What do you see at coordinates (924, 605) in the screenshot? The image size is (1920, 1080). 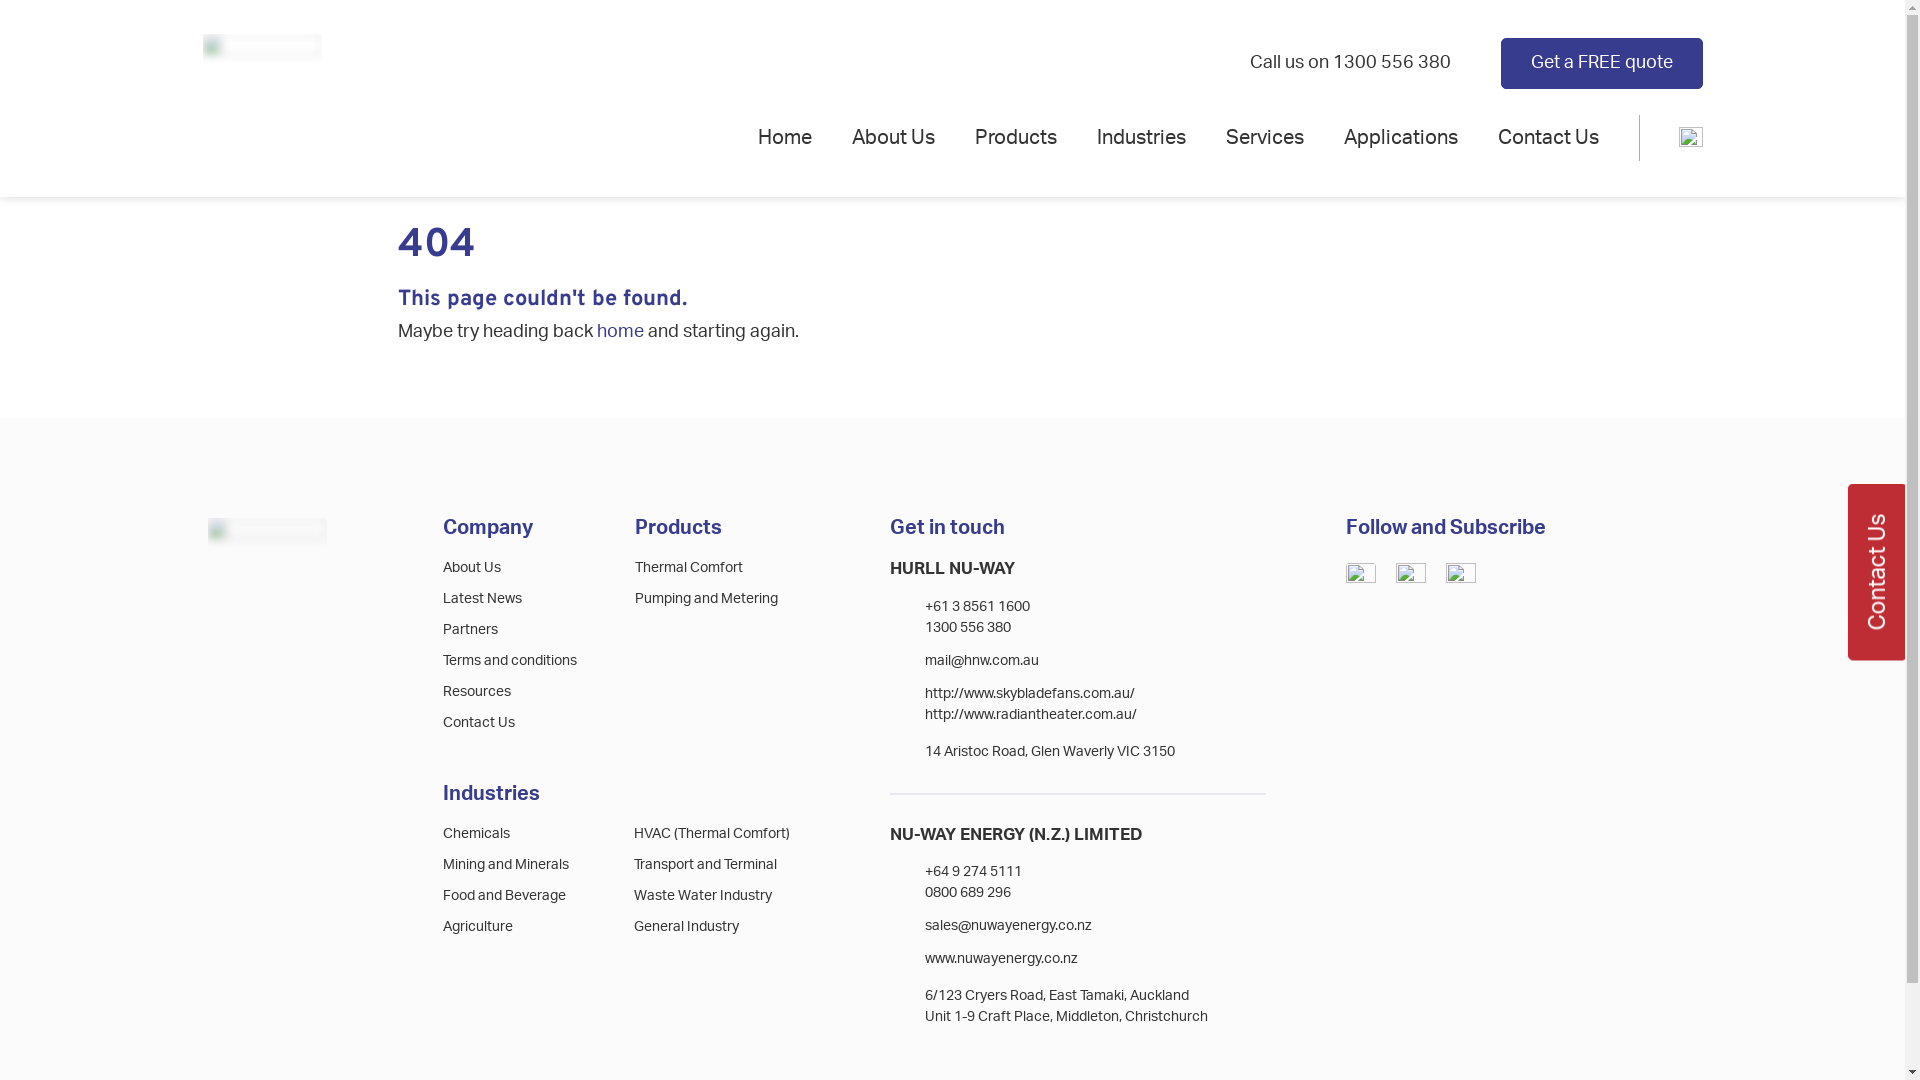 I see `'+61 3 8561 1600'` at bounding box center [924, 605].